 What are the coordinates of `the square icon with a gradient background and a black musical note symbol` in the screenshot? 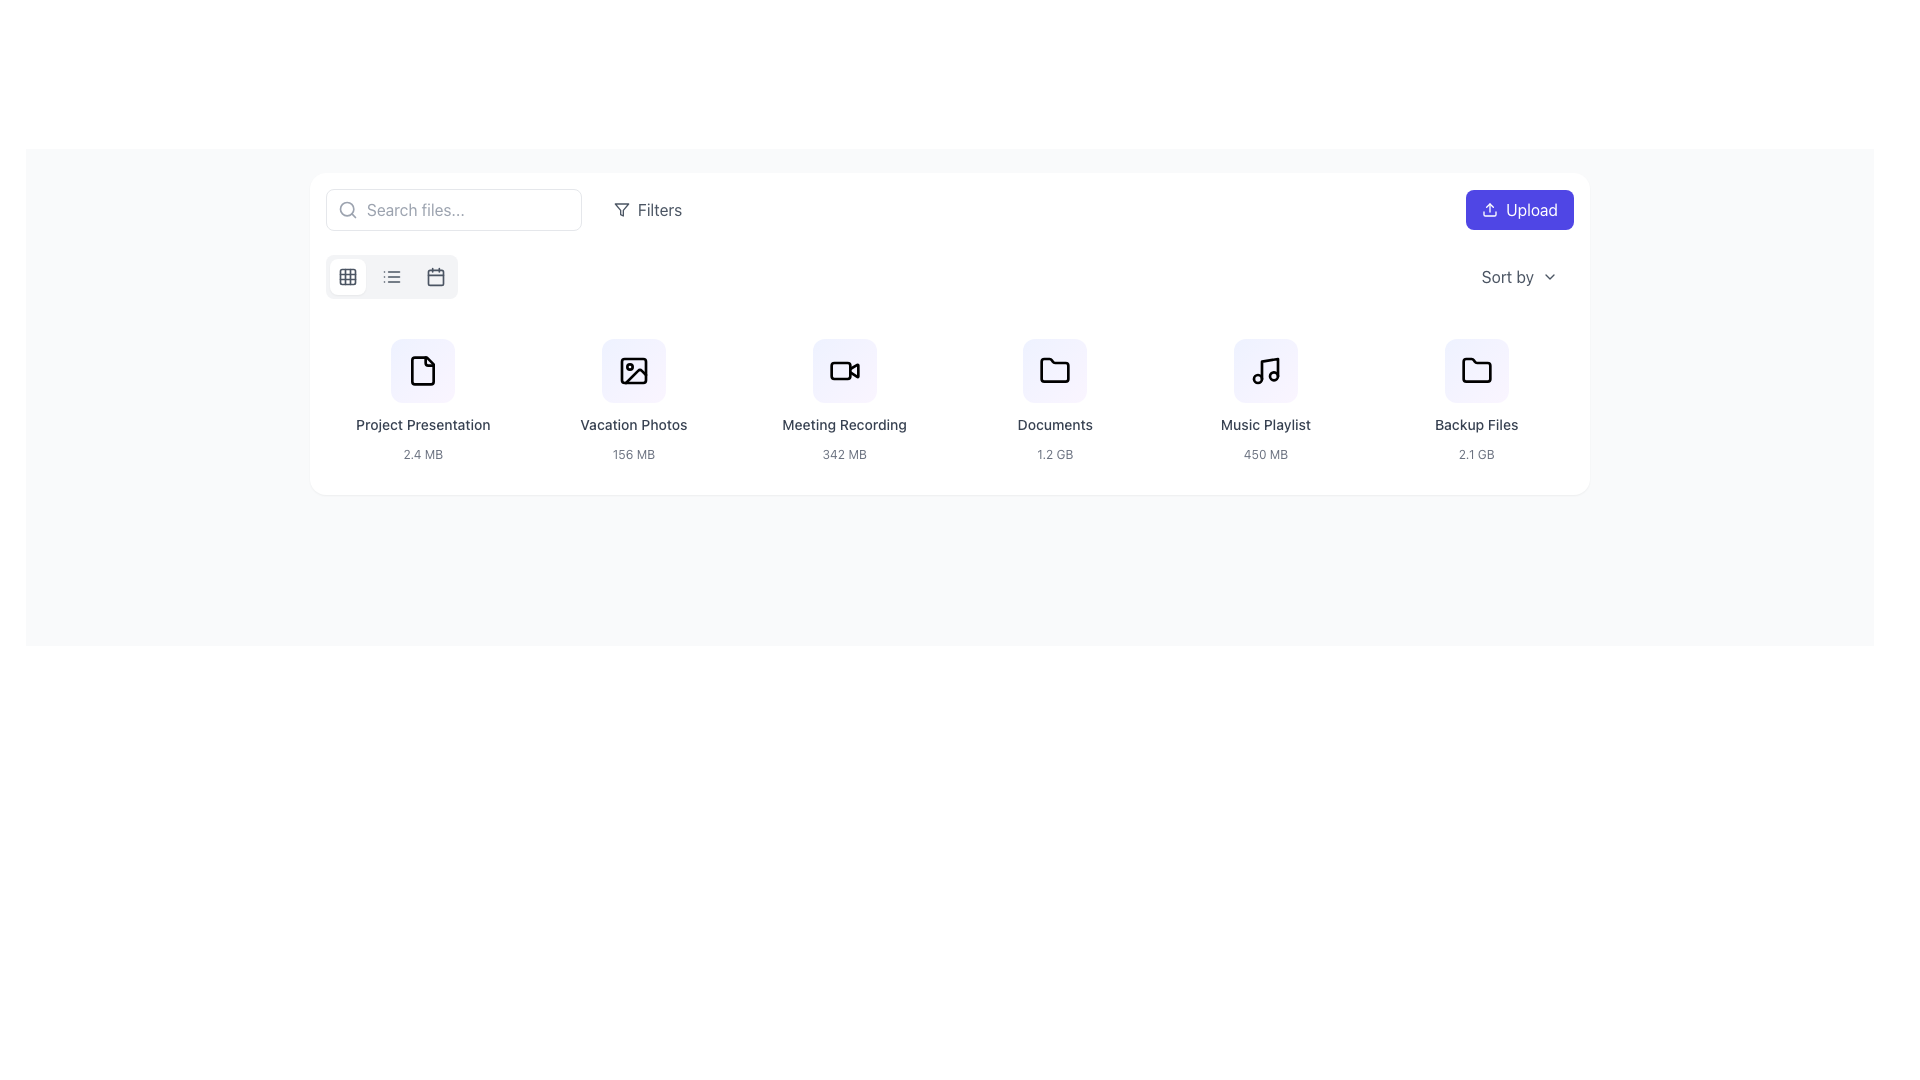 It's located at (1265, 370).